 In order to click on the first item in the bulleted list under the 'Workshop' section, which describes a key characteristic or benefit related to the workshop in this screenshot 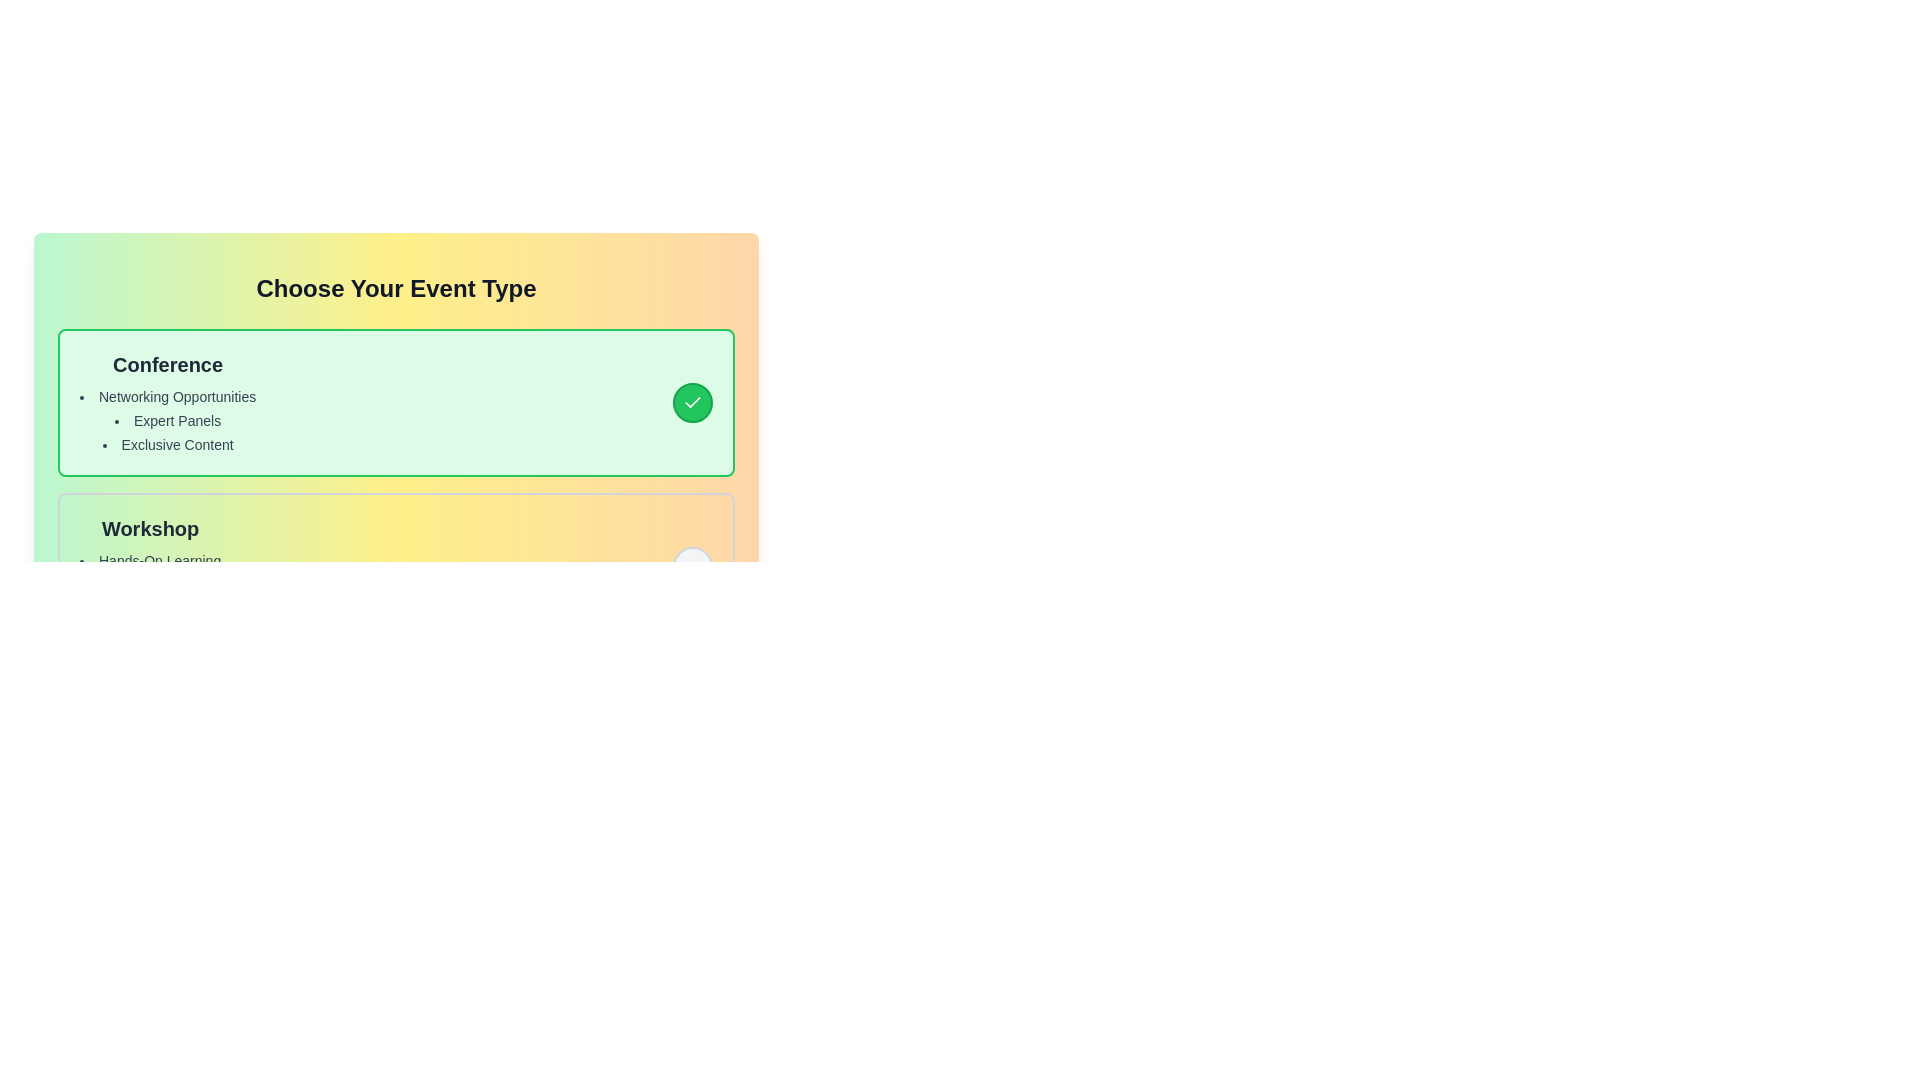, I will do `click(149, 560)`.